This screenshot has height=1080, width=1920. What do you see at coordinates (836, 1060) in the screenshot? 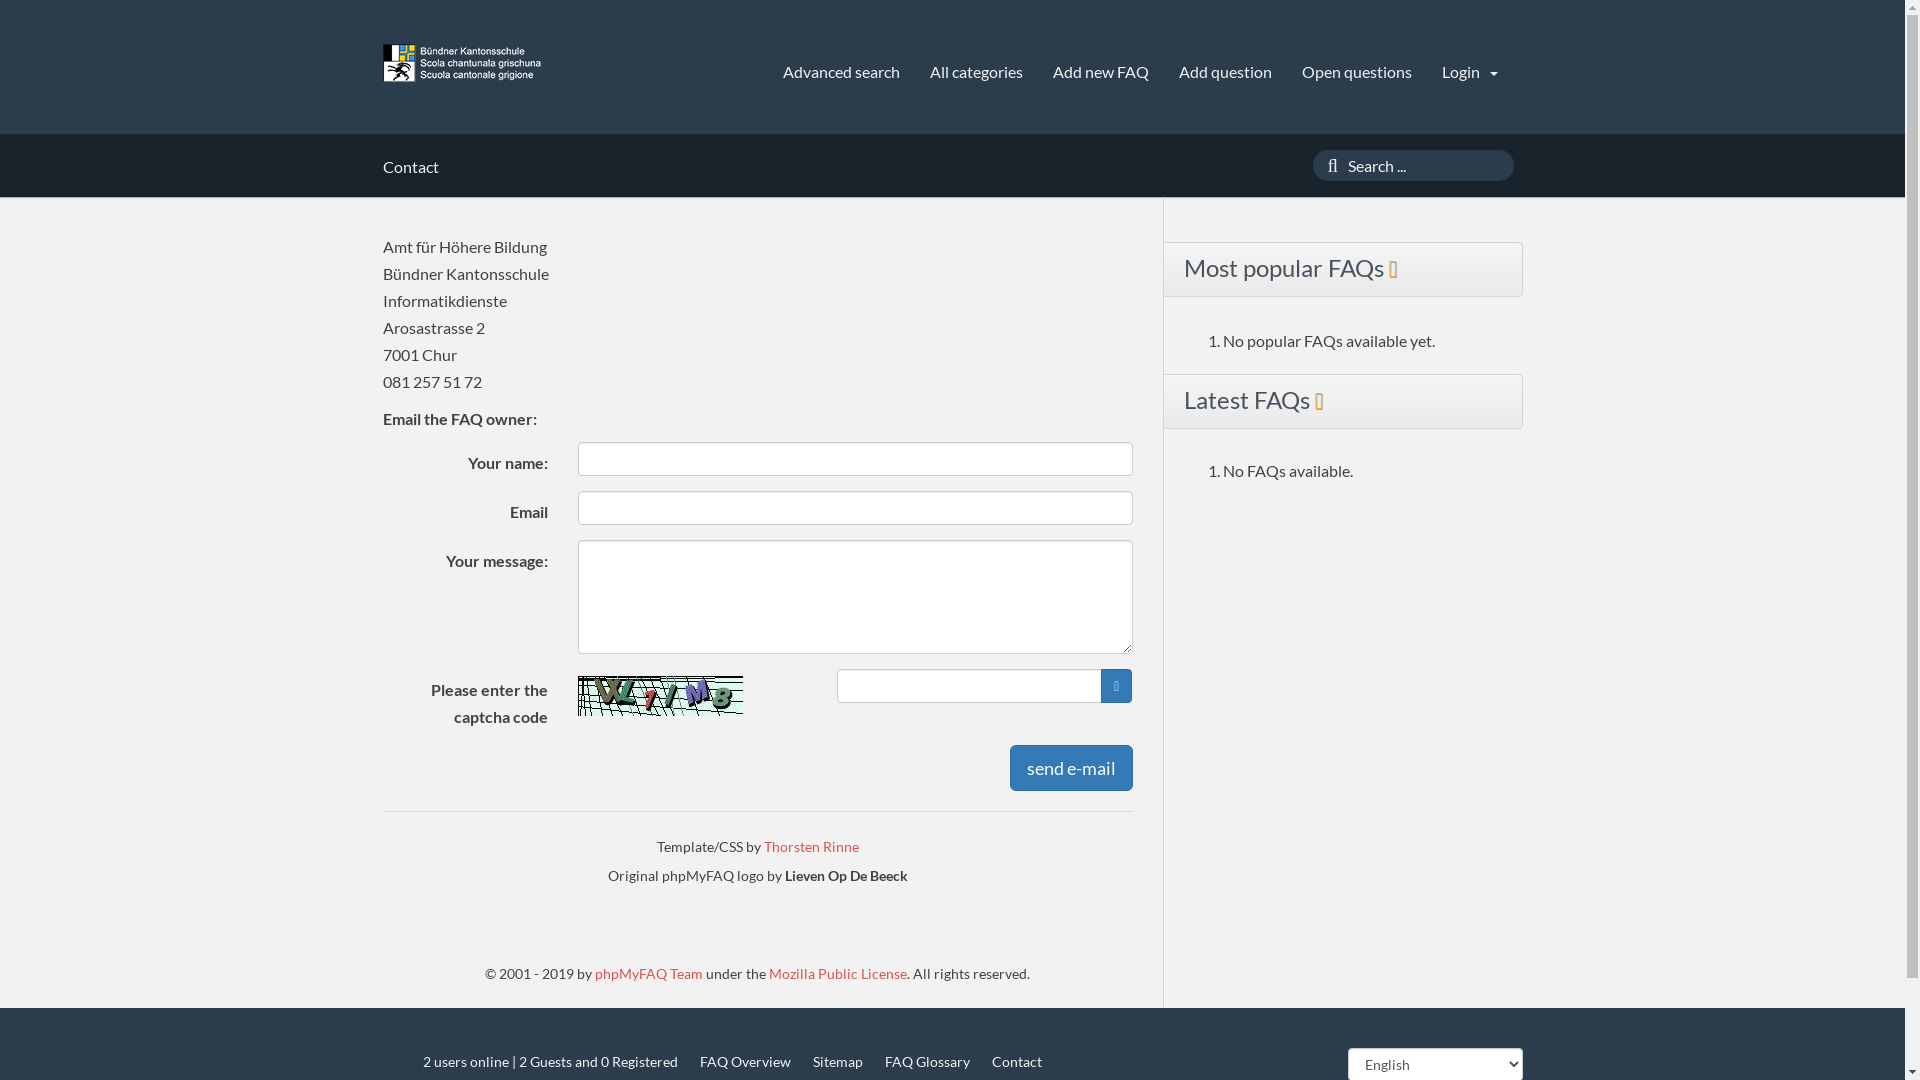
I see `'Sitemap'` at bounding box center [836, 1060].